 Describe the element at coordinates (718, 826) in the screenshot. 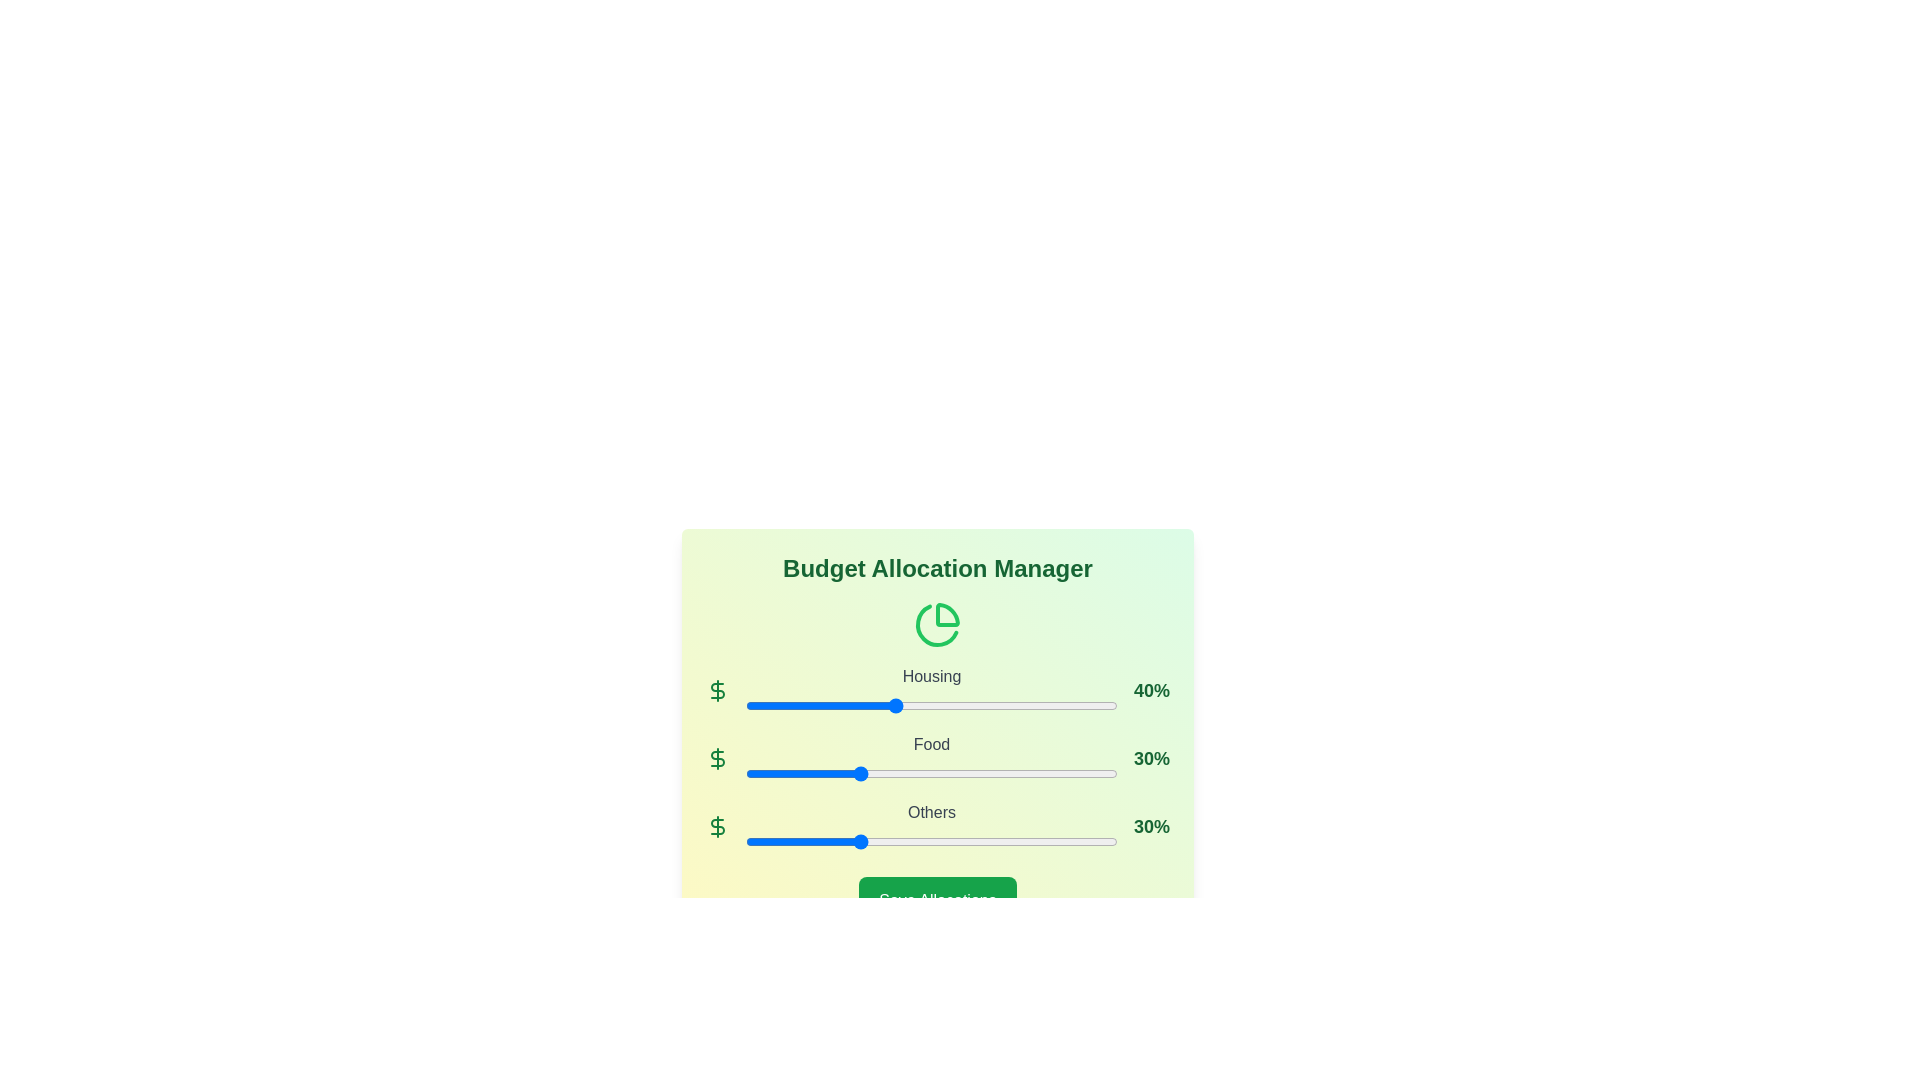

I see `the dollar sign icon for Others` at that location.